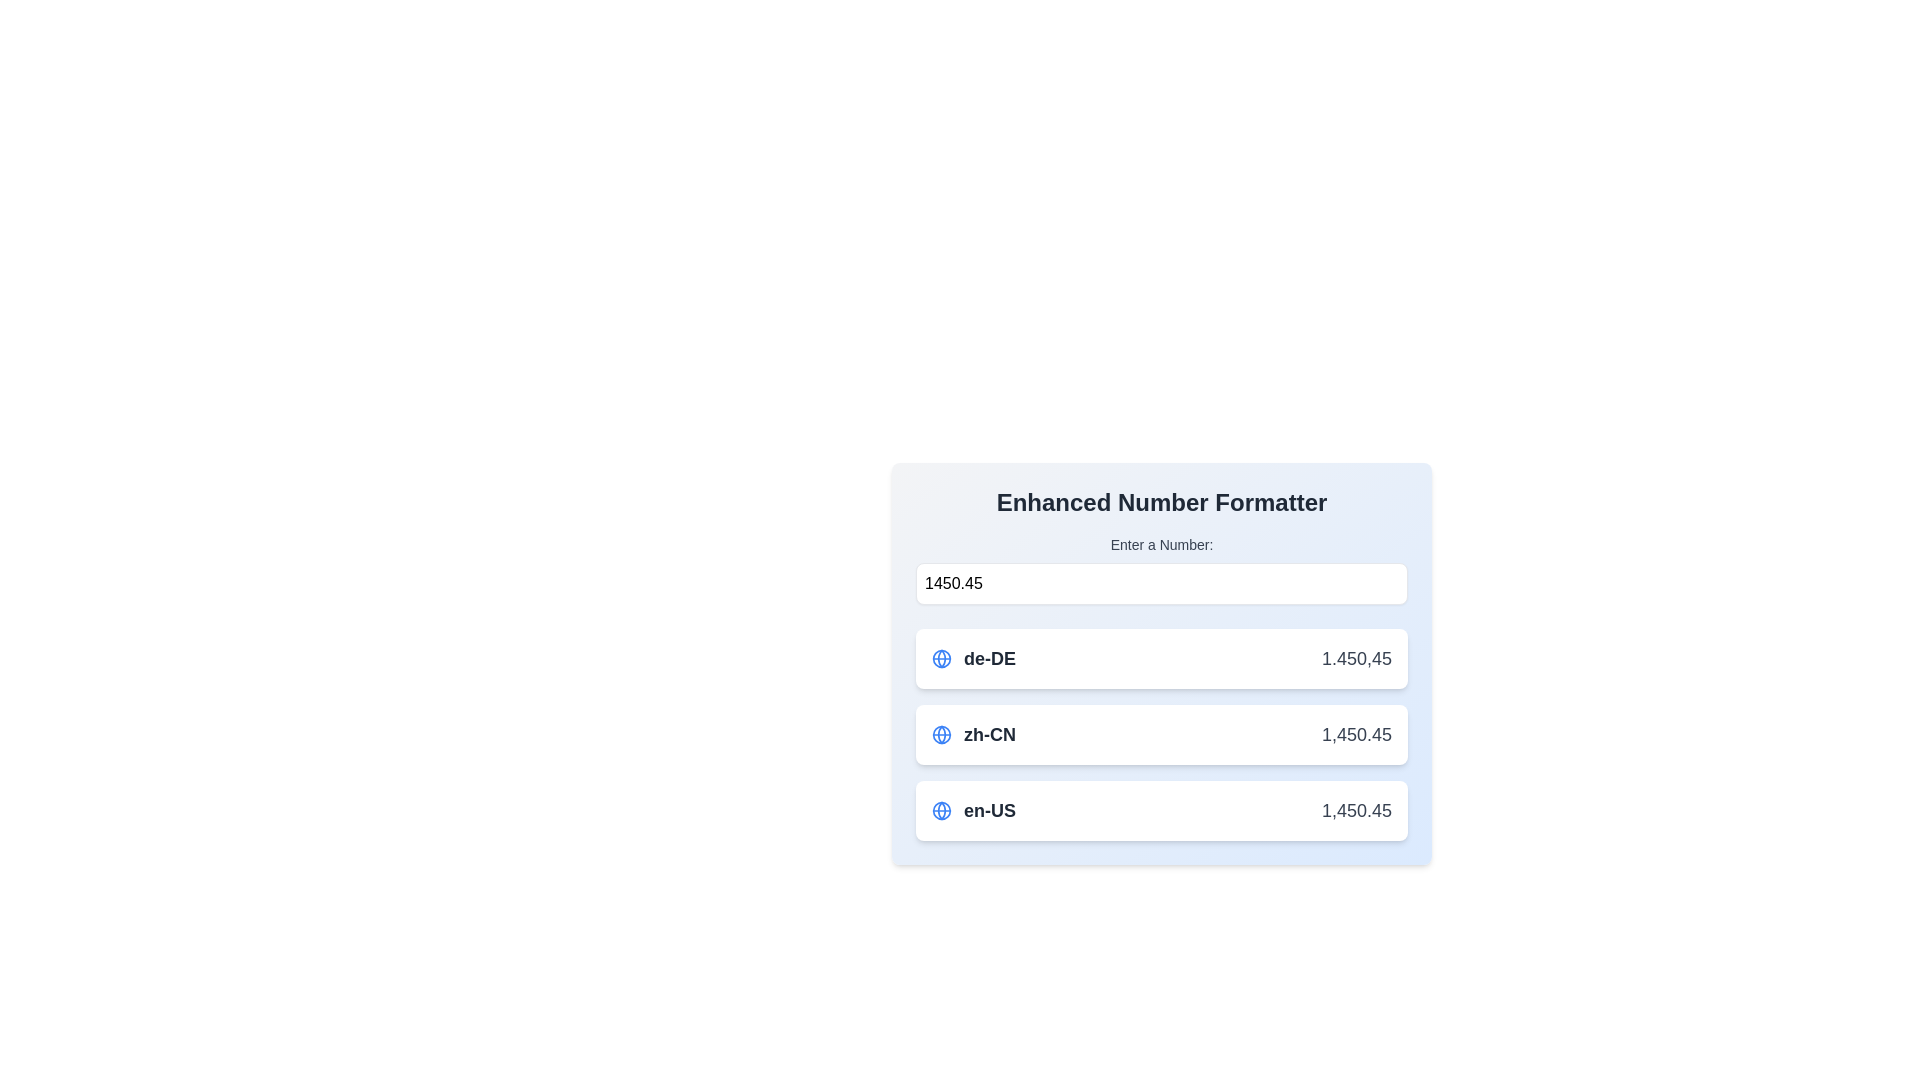  I want to click on text label 'en-US' which is styled with a larger, bold font and is dark gray in color, located to the right of a blue globe icon in a vertically stacked list of language options, so click(989, 810).